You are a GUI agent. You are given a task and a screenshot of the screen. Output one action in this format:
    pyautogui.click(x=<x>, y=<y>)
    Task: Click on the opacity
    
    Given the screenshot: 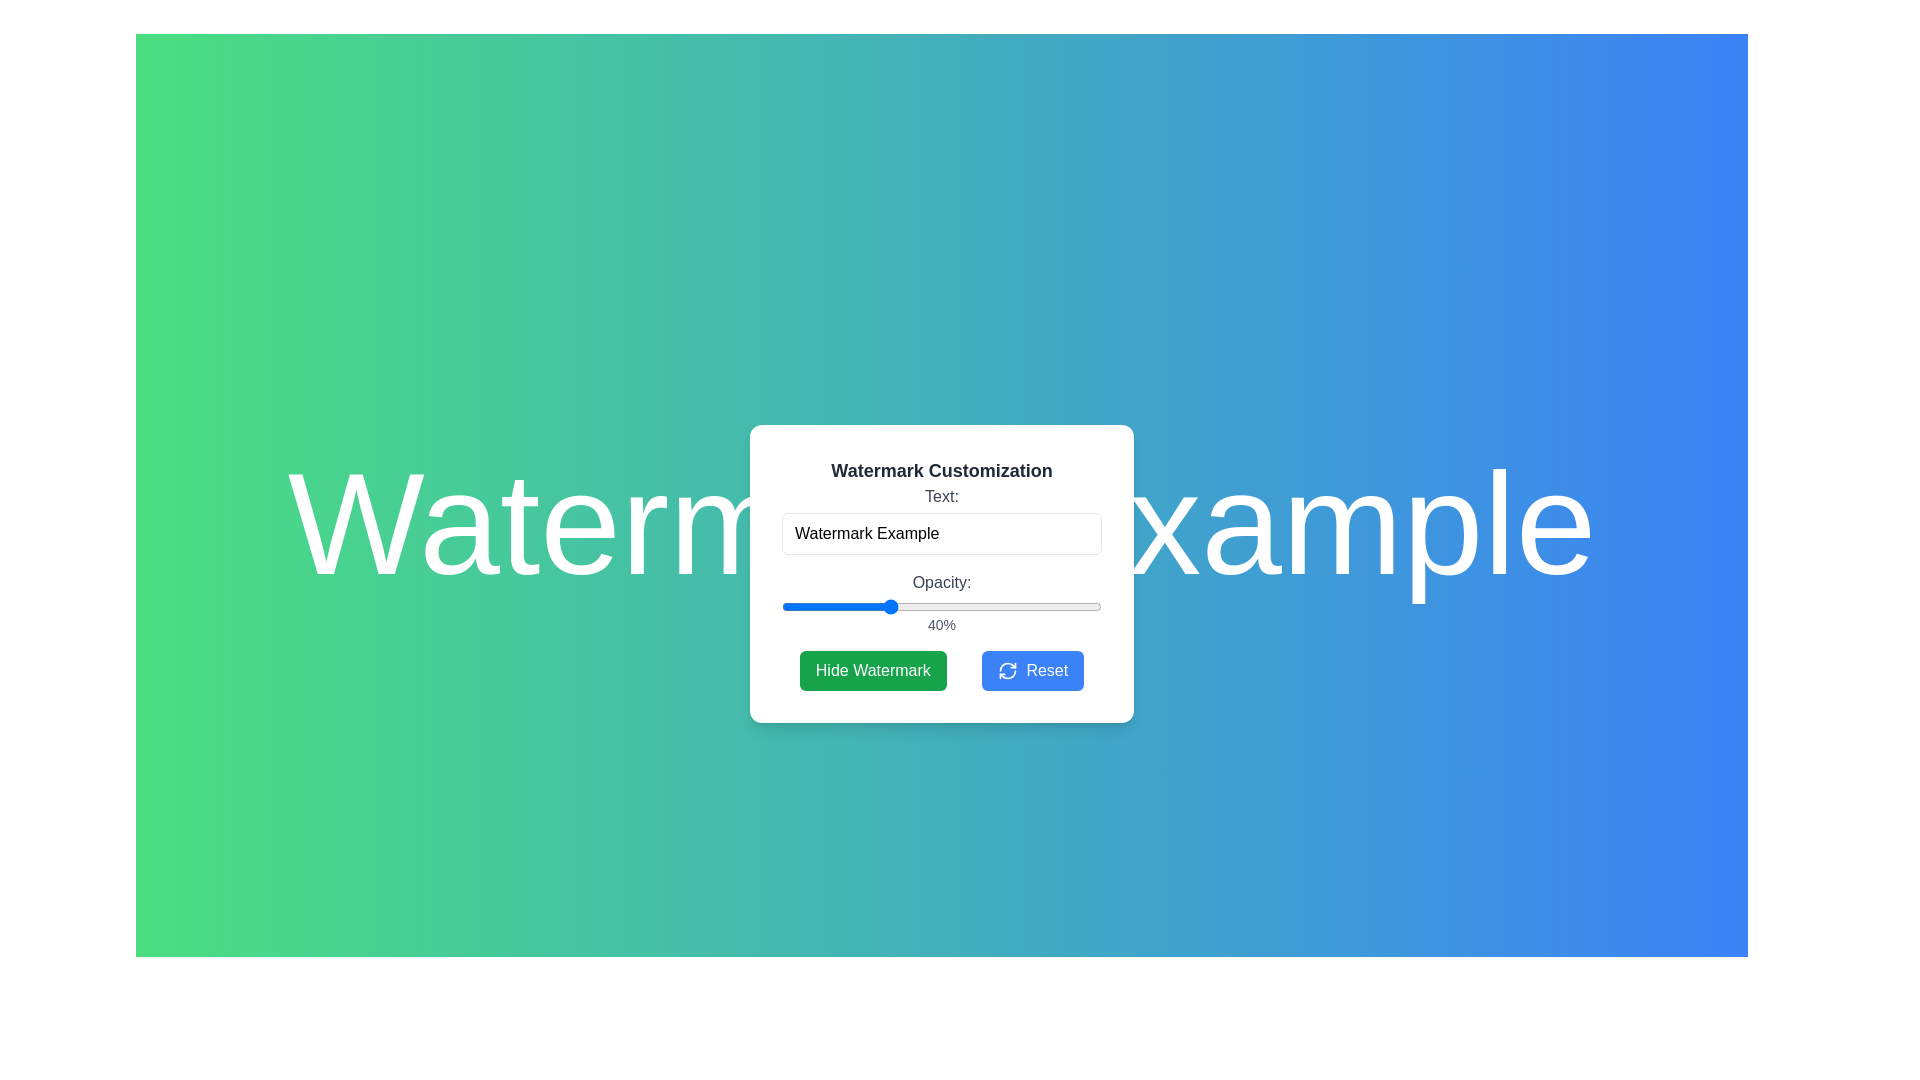 What is the action you would take?
    pyautogui.click(x=894, y=605)
    